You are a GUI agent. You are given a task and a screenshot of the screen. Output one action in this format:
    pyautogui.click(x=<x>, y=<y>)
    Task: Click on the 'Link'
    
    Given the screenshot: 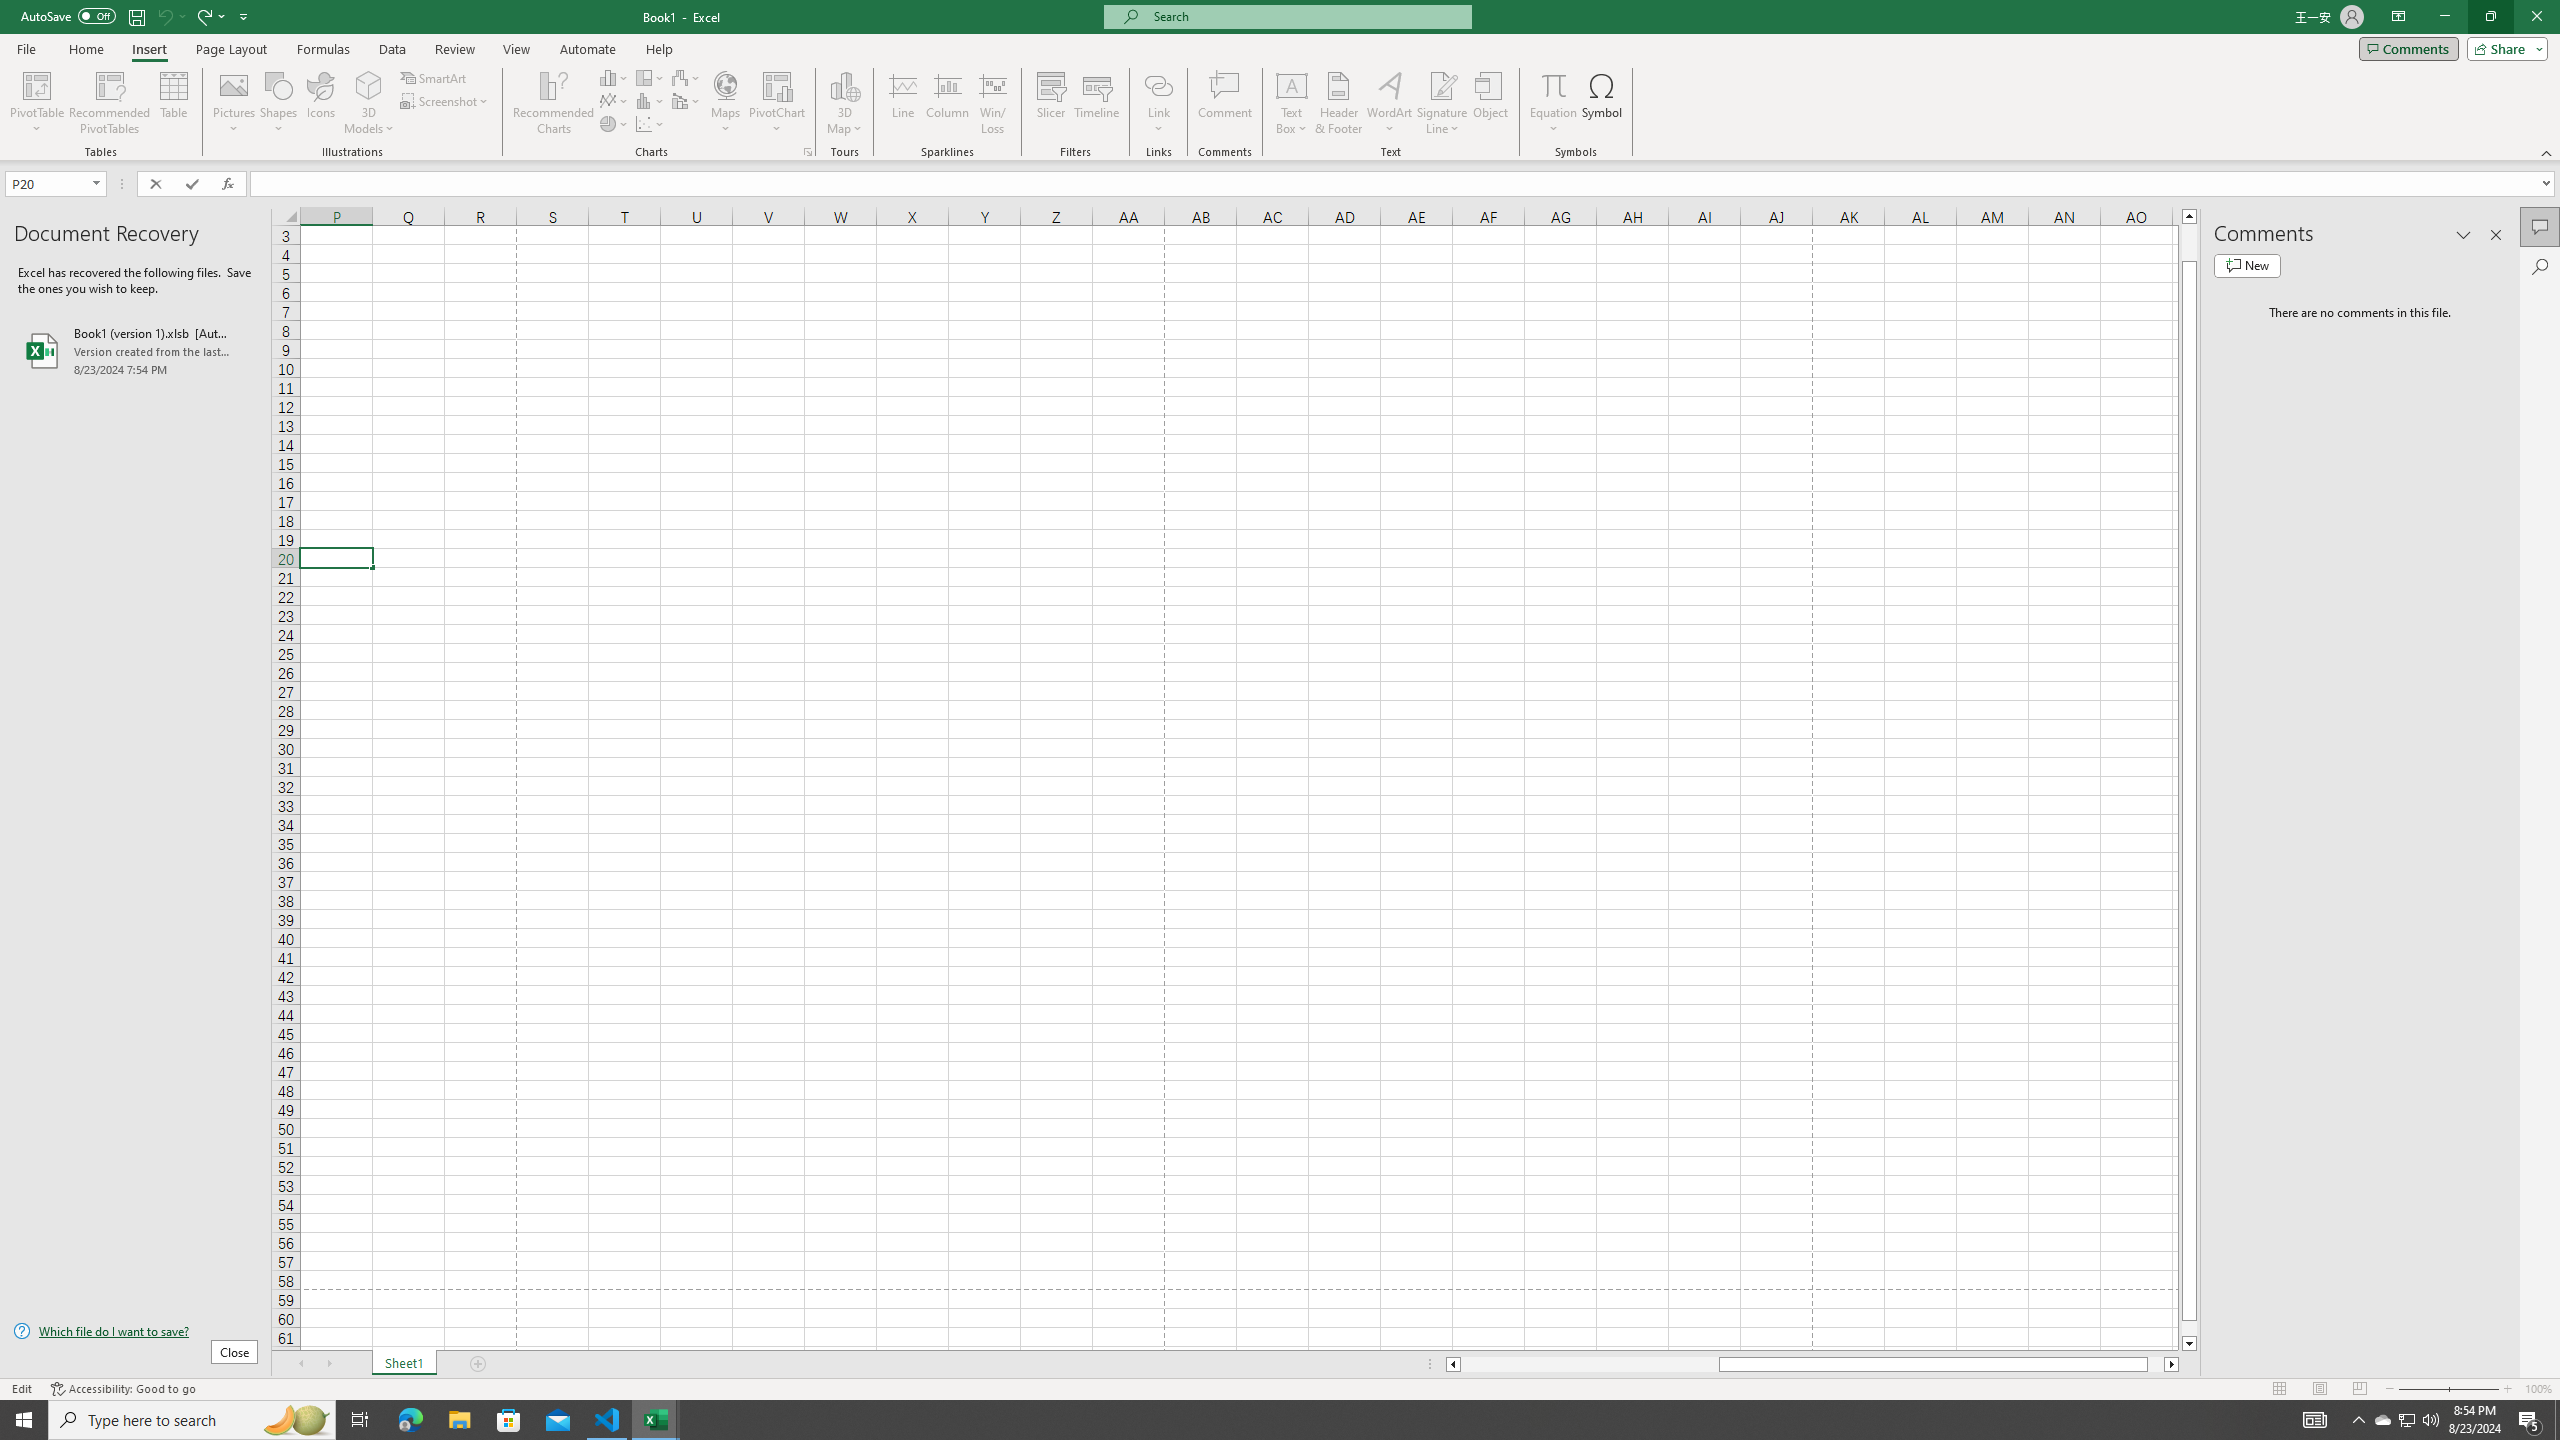 What is the action you would take?
    pyautogui.click(x=1158, y=103)
    